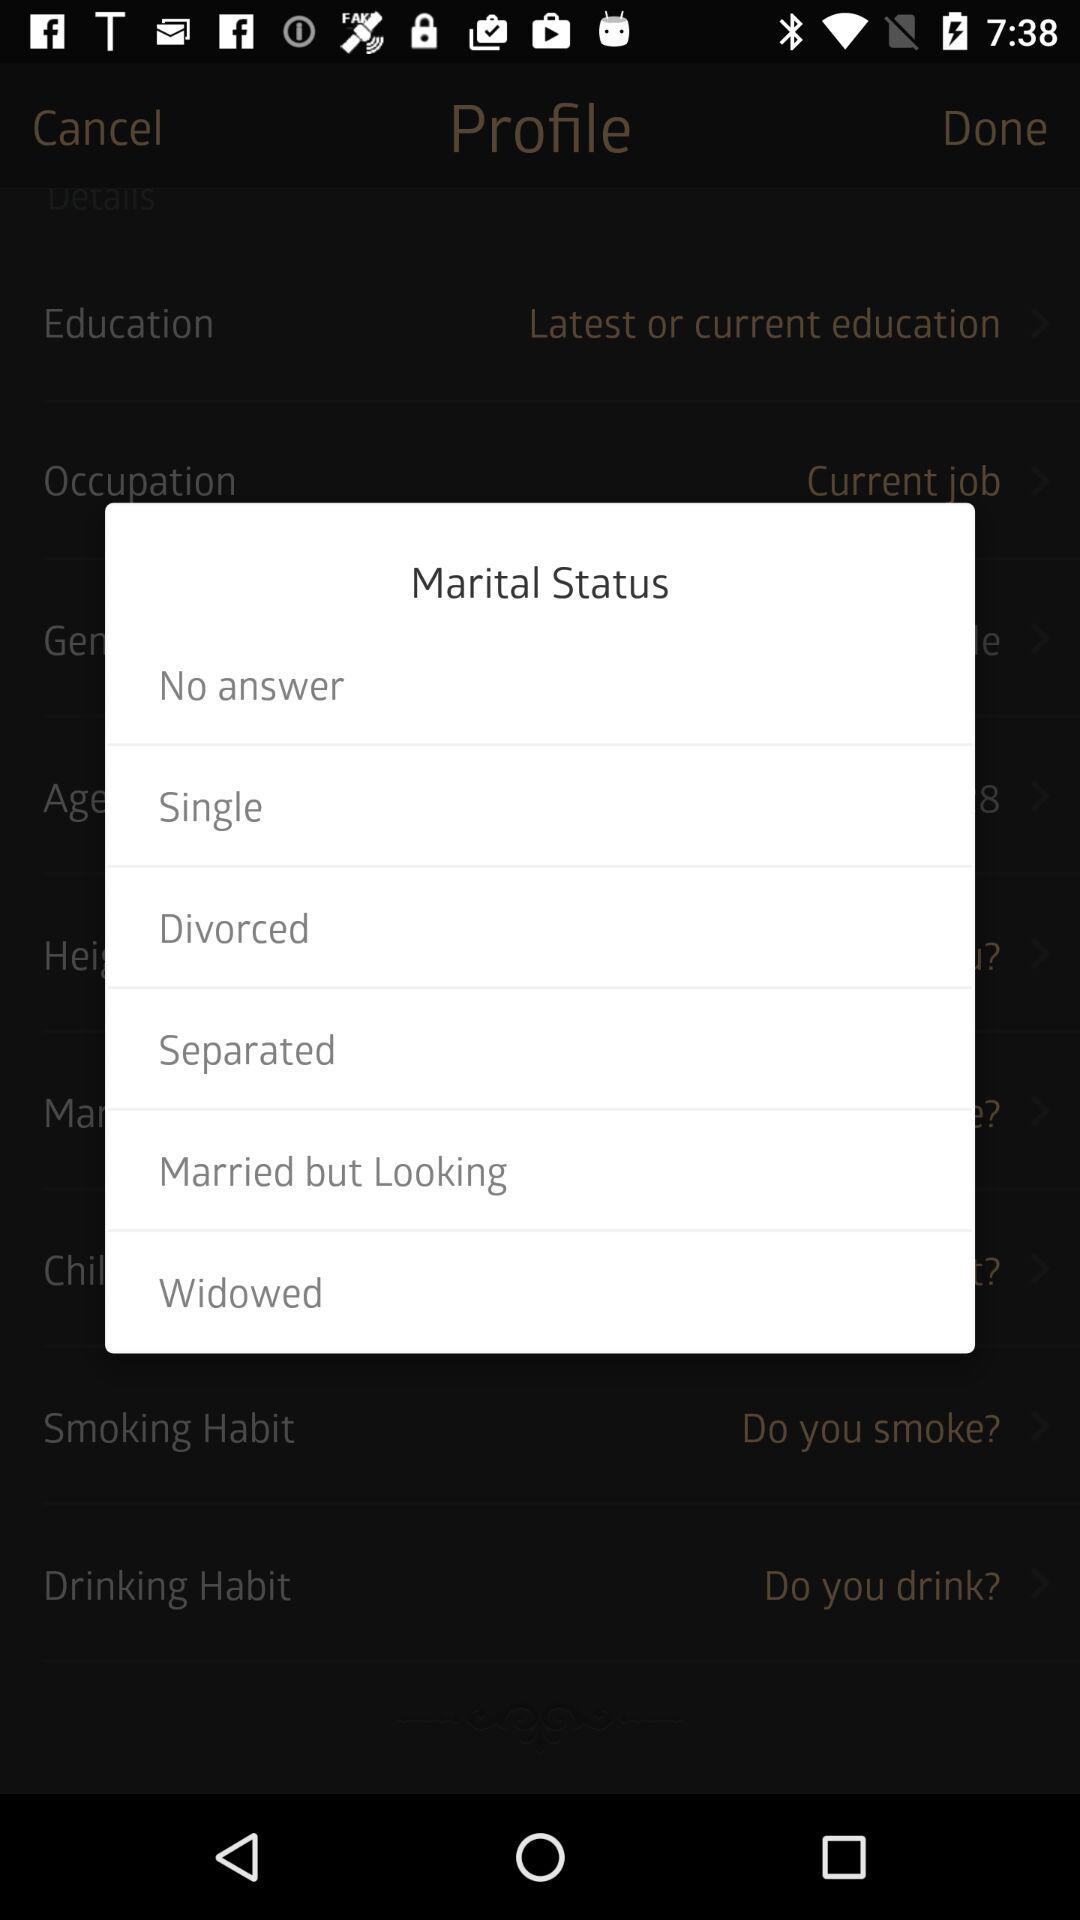  I want to click on widowed at the bottom, so click(540, 1291).